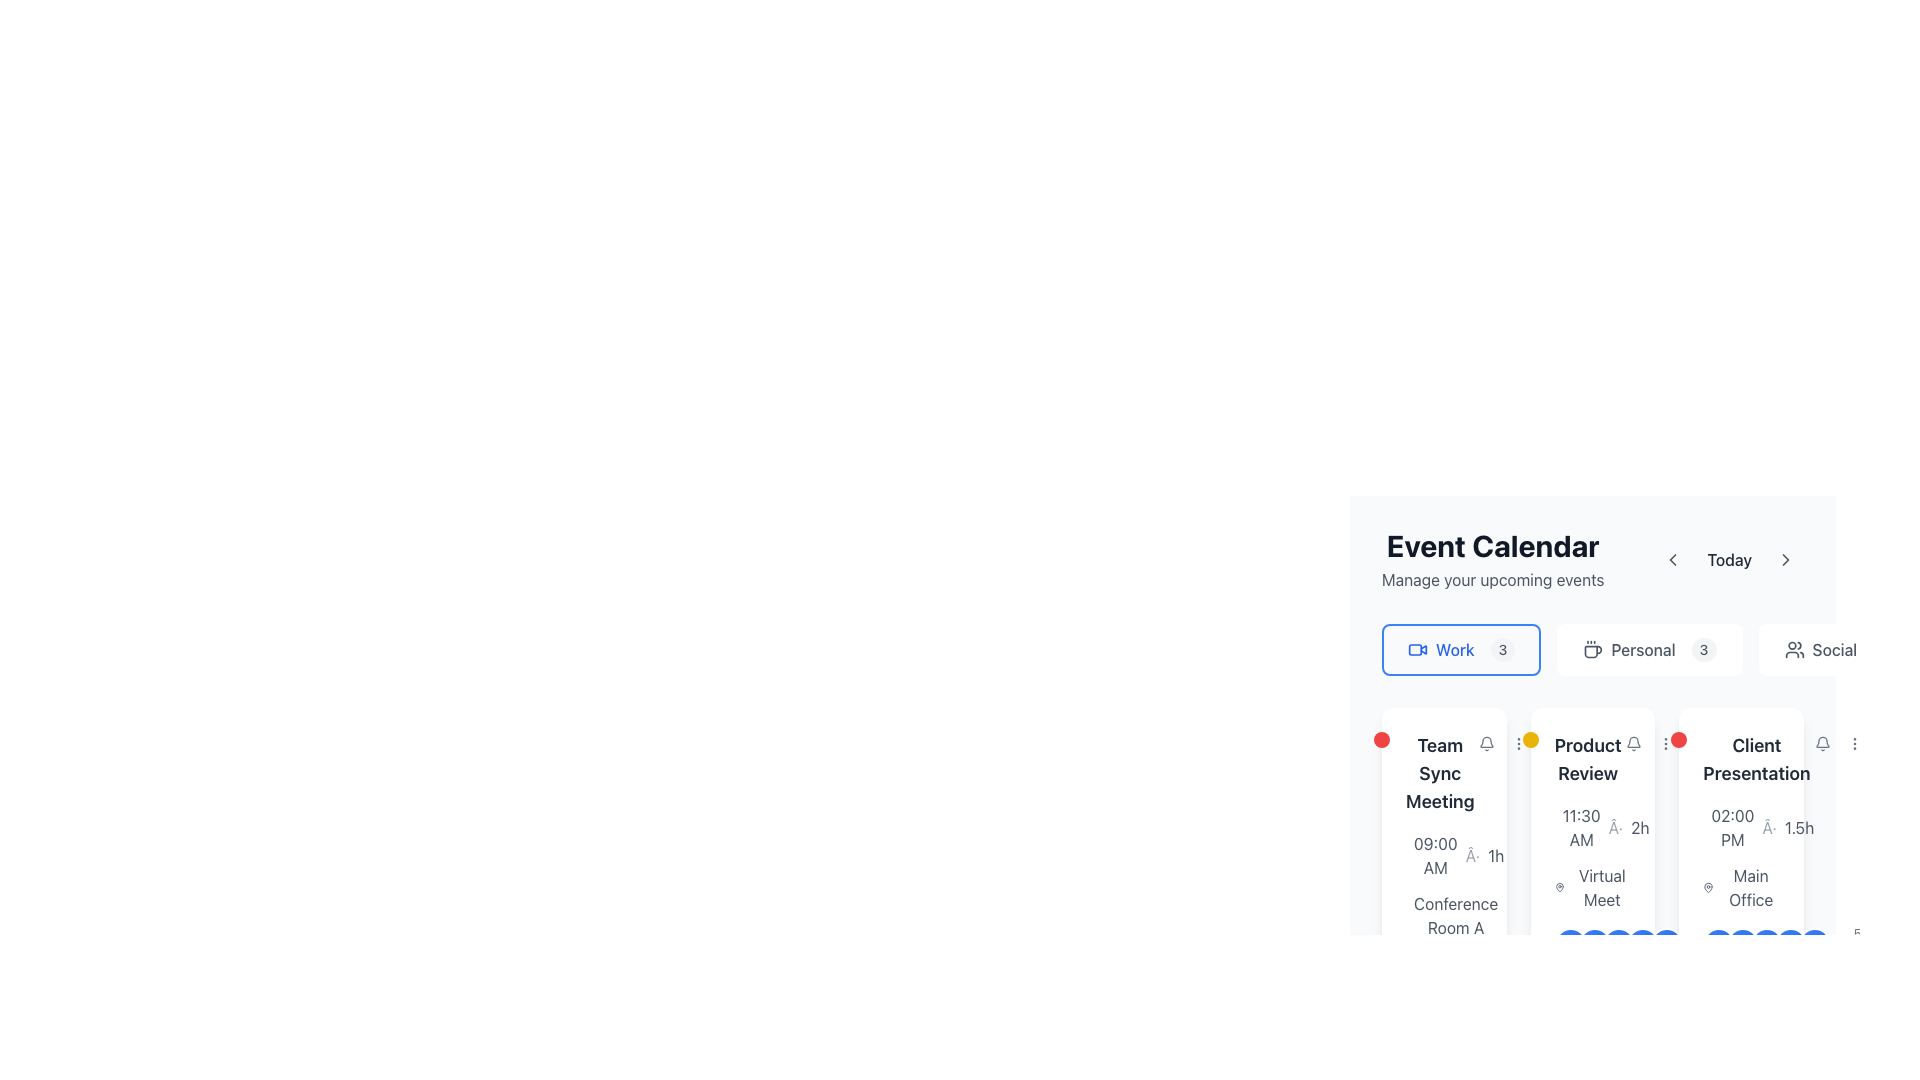 This screenshot has width=1920, height=1080. Describe the element at coordinates (1785, 559) in the screenshot. I see `the right-pointing chevron icon, which is gray and located to the right of the 'Today' text in the header section` at that location.